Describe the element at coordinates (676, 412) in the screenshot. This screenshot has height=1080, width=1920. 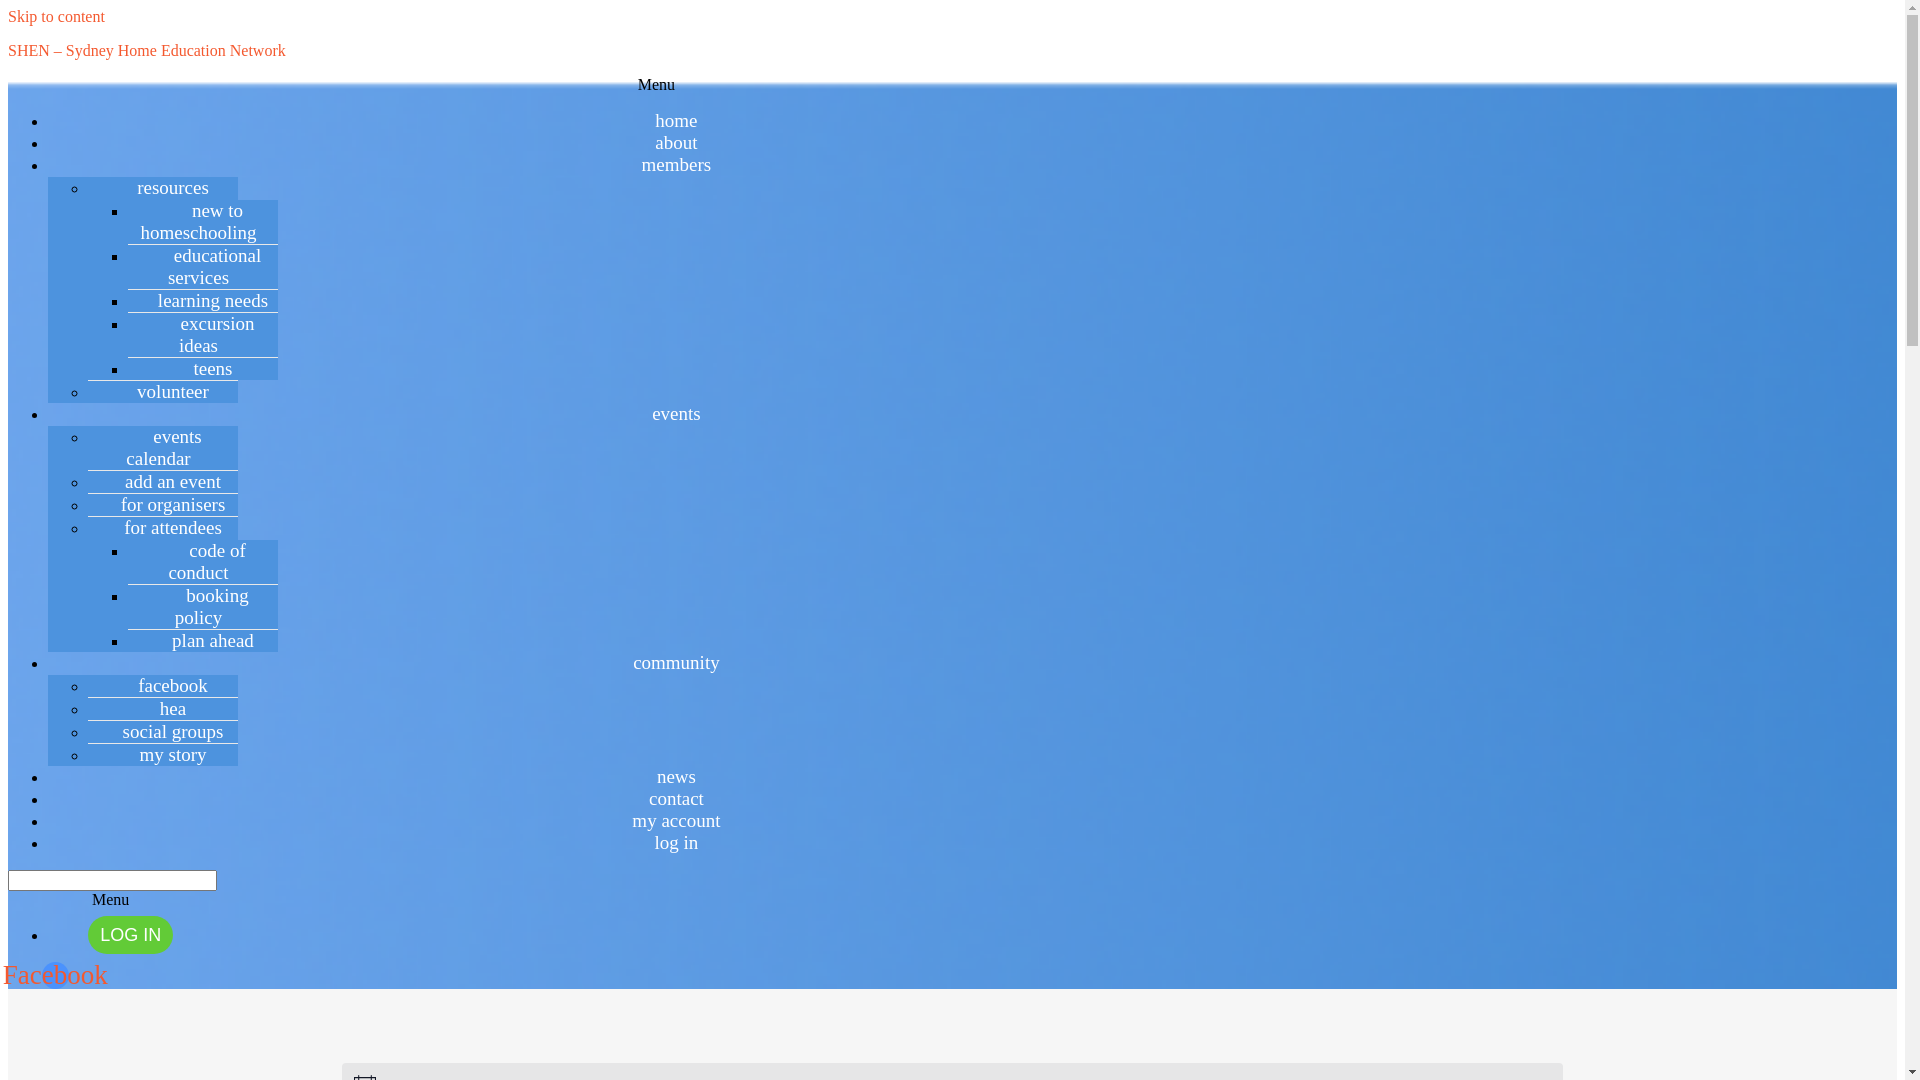
I see `'events'` at that location.